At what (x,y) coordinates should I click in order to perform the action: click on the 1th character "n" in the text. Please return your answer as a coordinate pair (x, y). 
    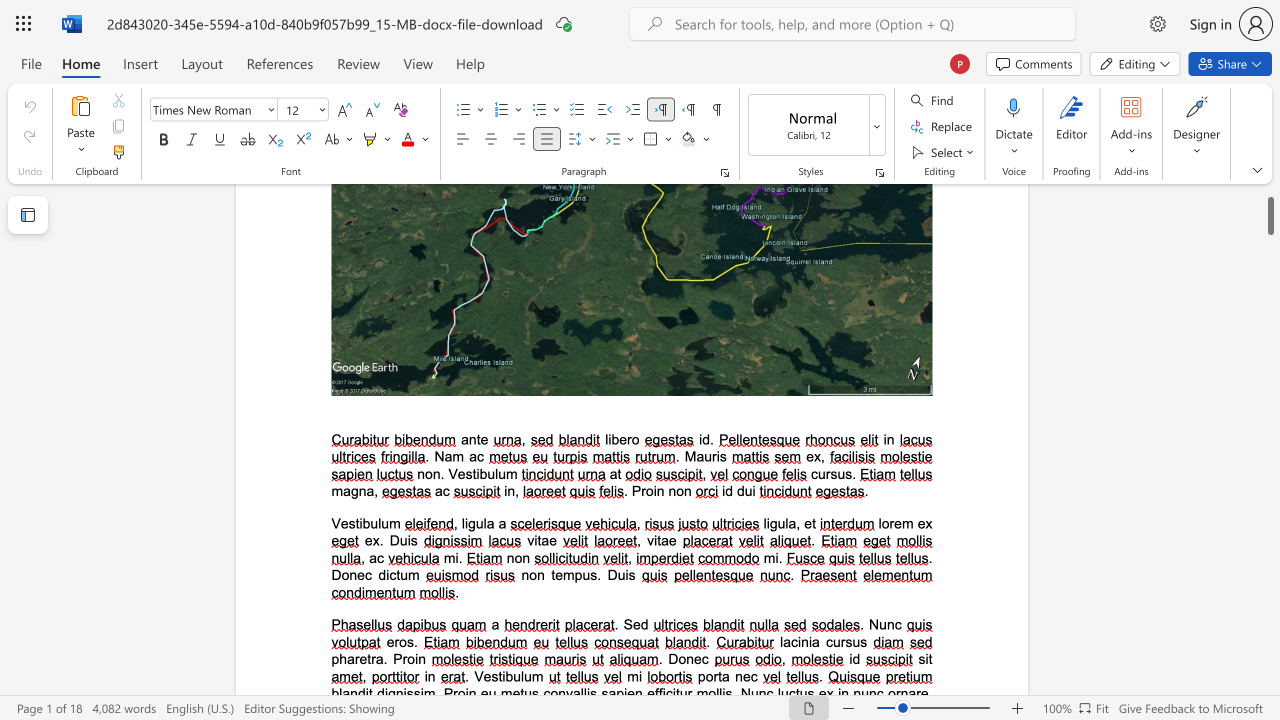
    Looking at the image, I should click on (420, 474).